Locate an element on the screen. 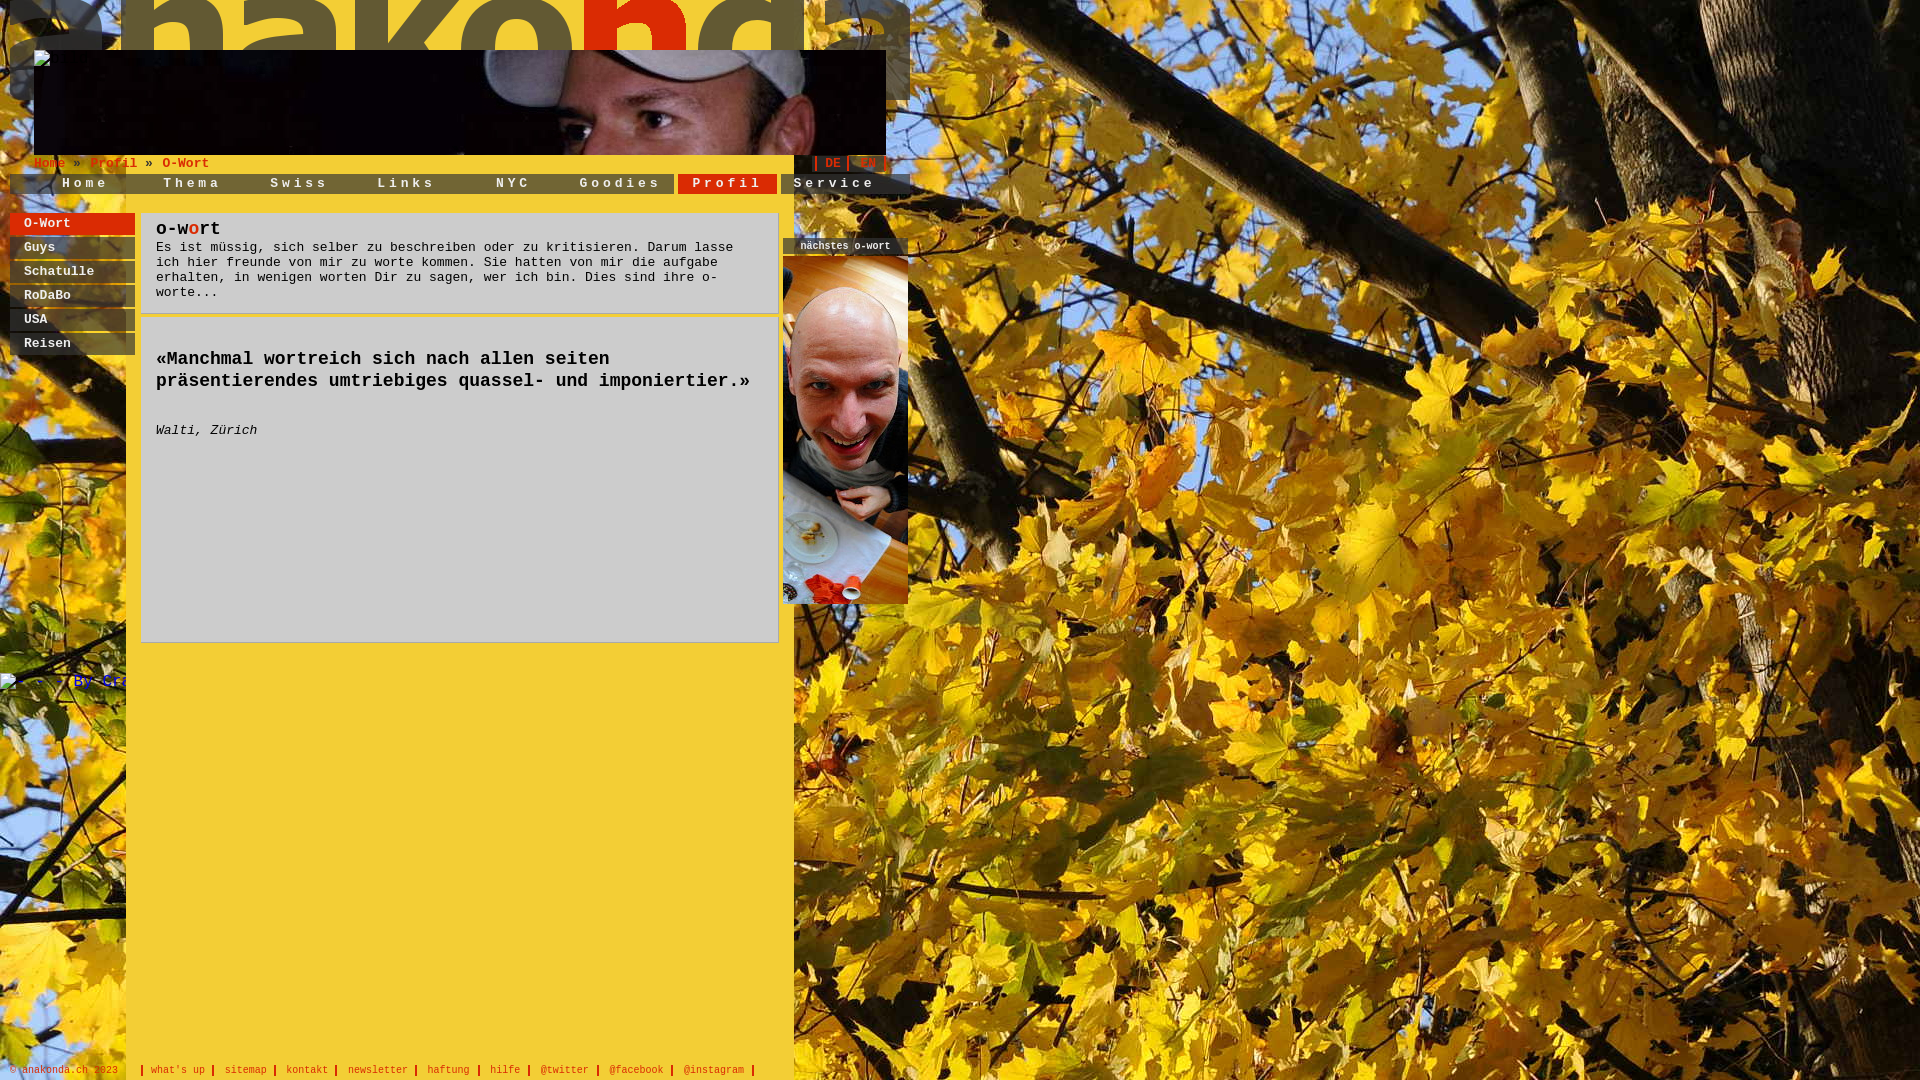 Image resolution: width=1920 pixels, height=1080 pixels. 'Links' is located at coordinates (405, 183).